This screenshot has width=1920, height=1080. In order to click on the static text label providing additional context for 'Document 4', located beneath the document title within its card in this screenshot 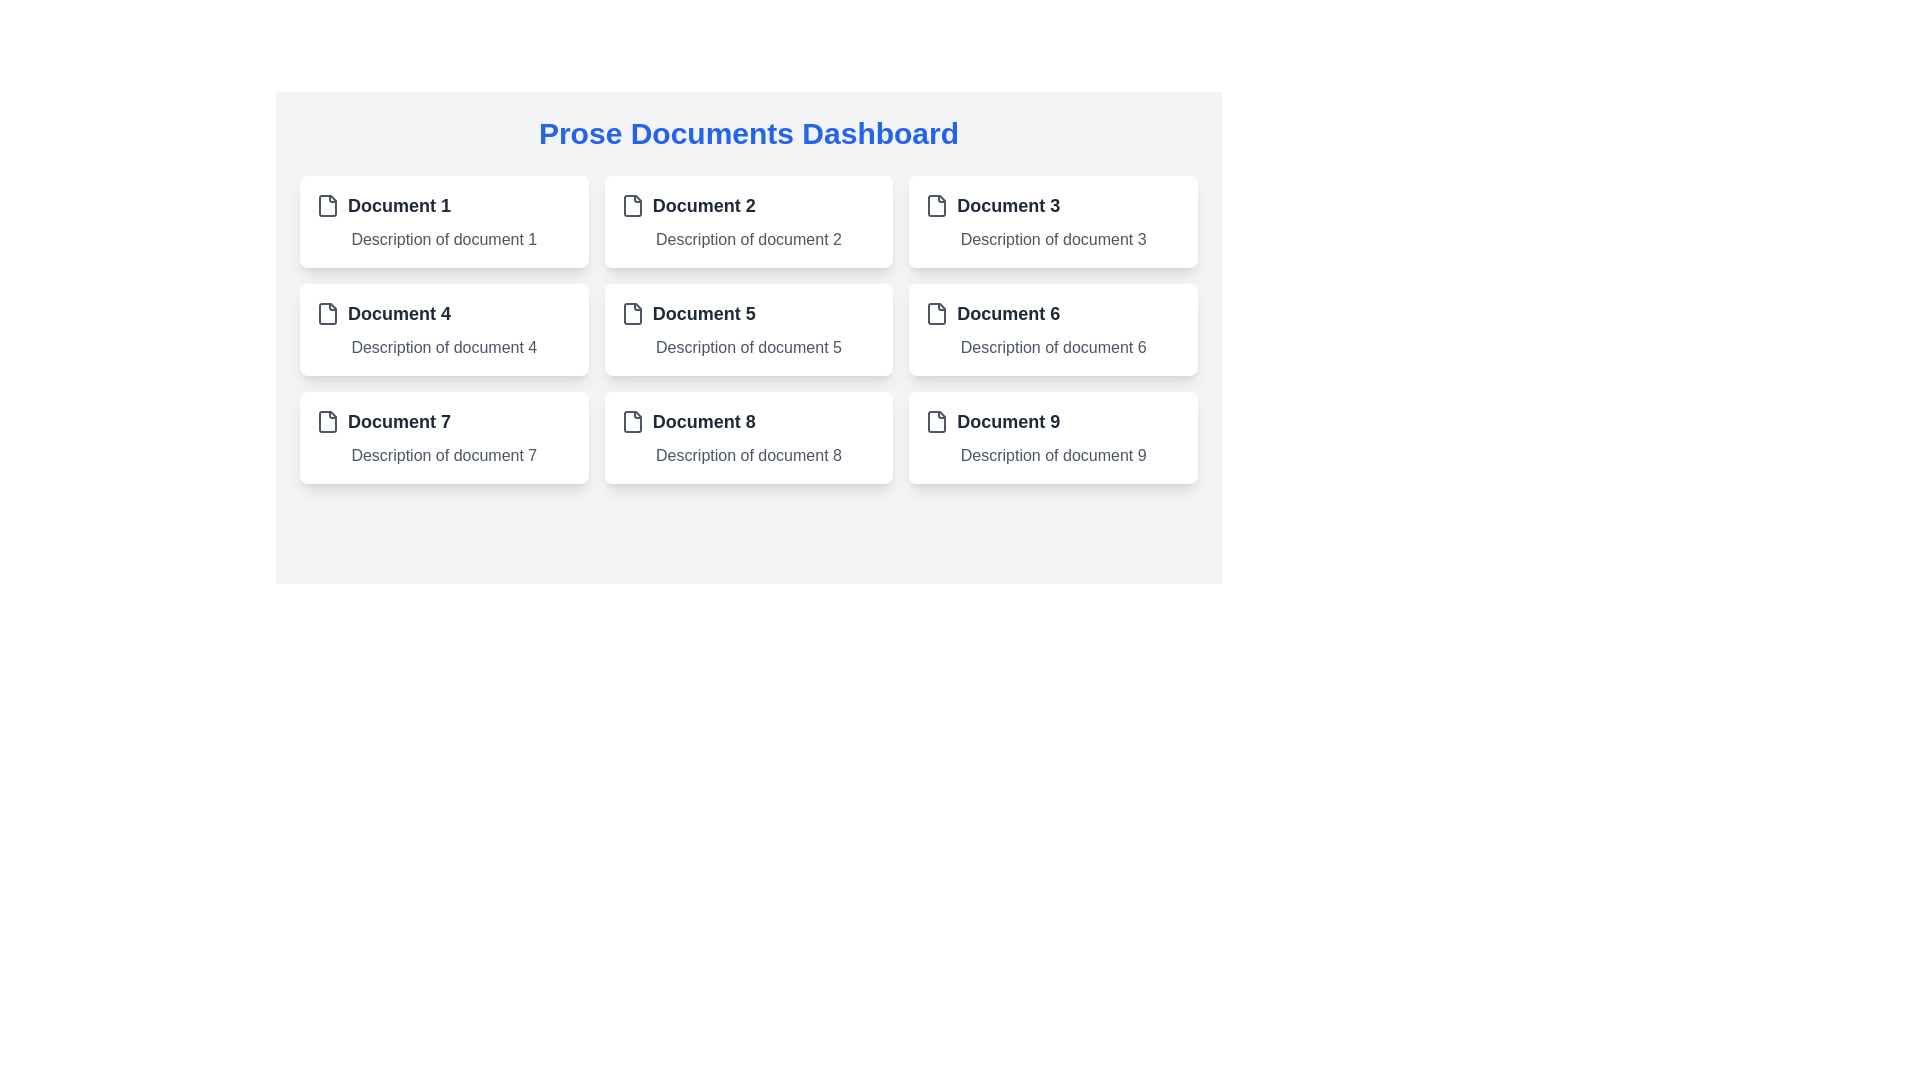, I will do `click(443, 346)`.